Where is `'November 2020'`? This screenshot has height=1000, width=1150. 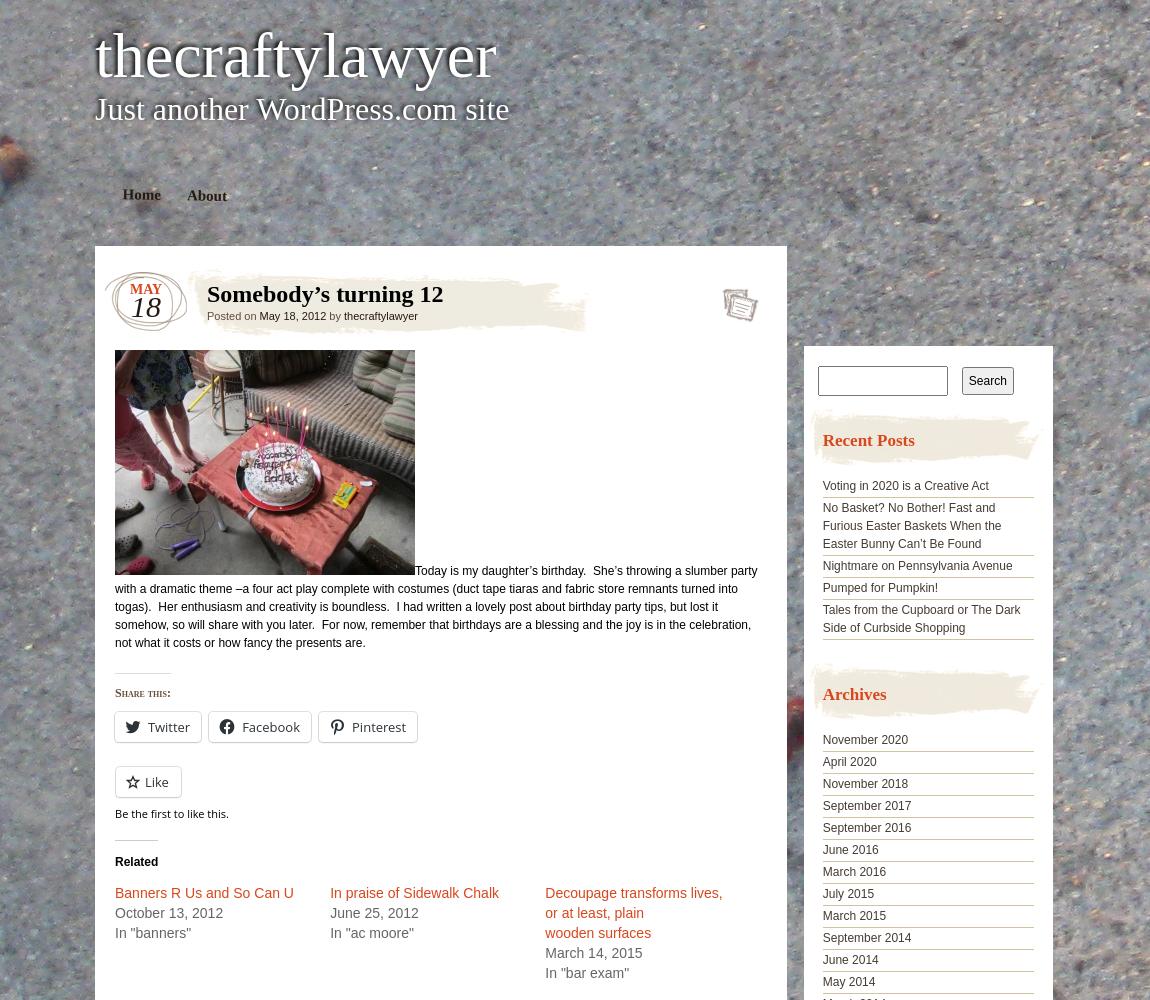 'November 2020' is located at coordinates (865, 739).